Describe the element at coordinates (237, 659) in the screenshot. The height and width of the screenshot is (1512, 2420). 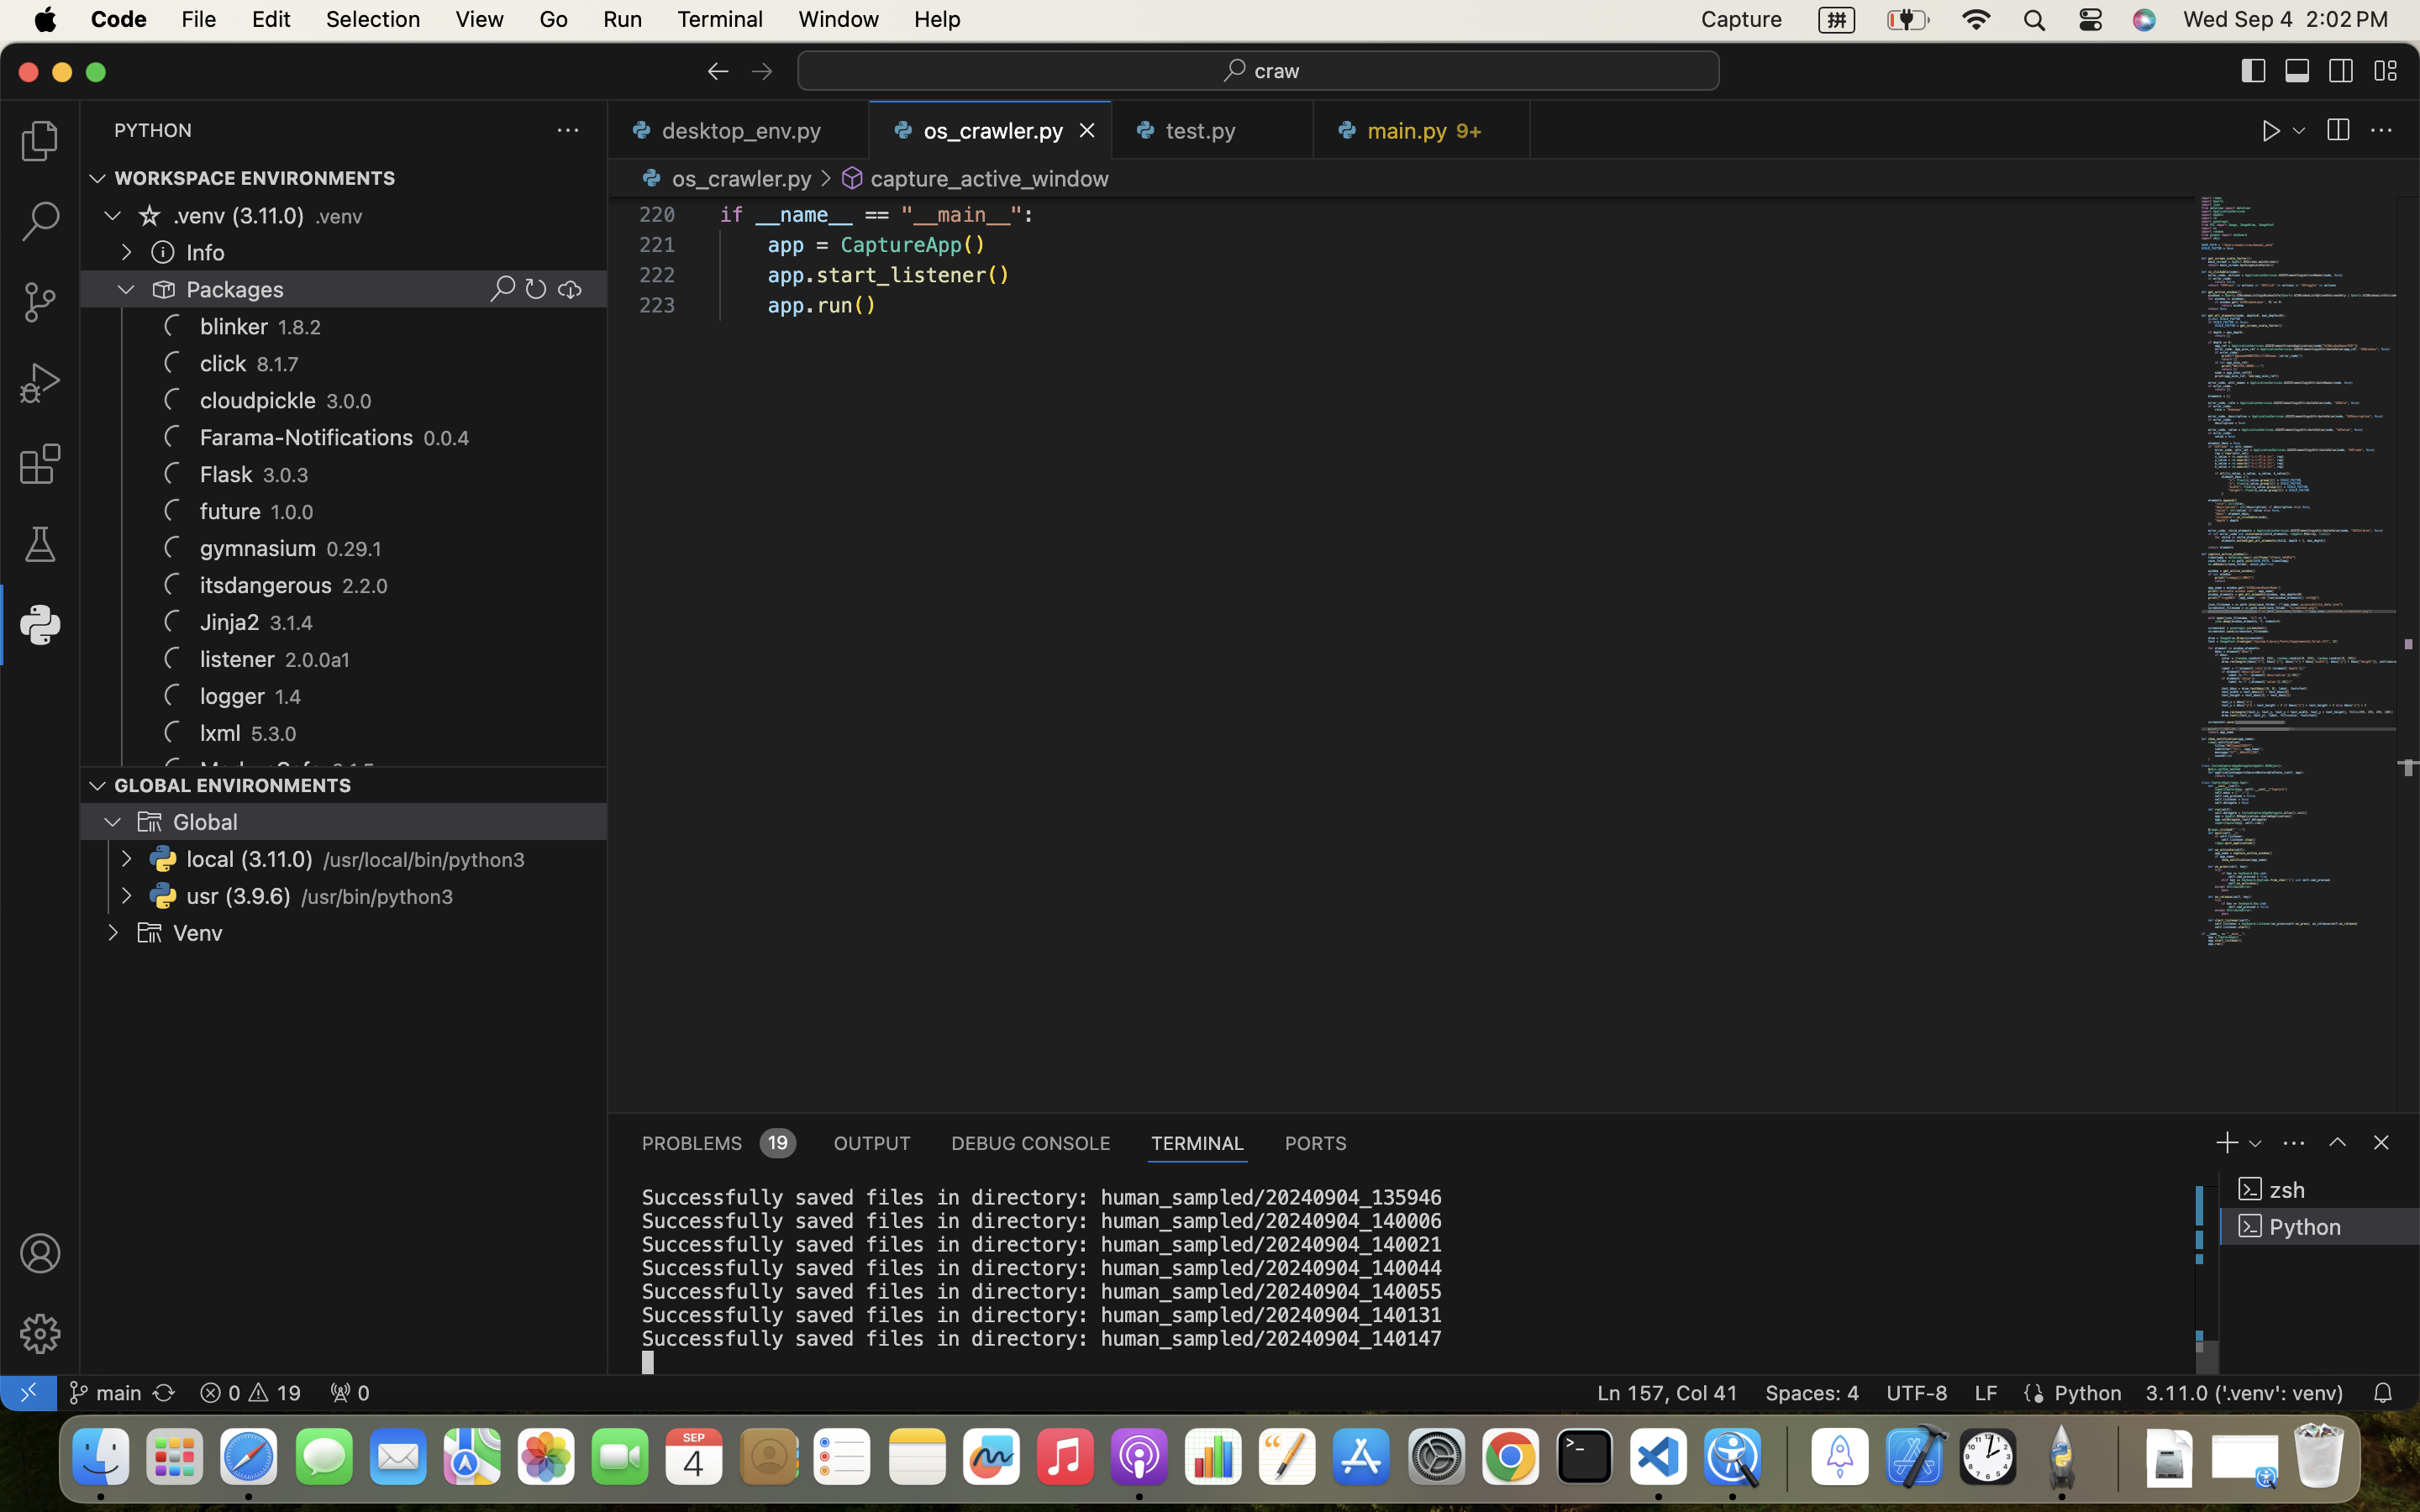
I see `'listener'` at that location.